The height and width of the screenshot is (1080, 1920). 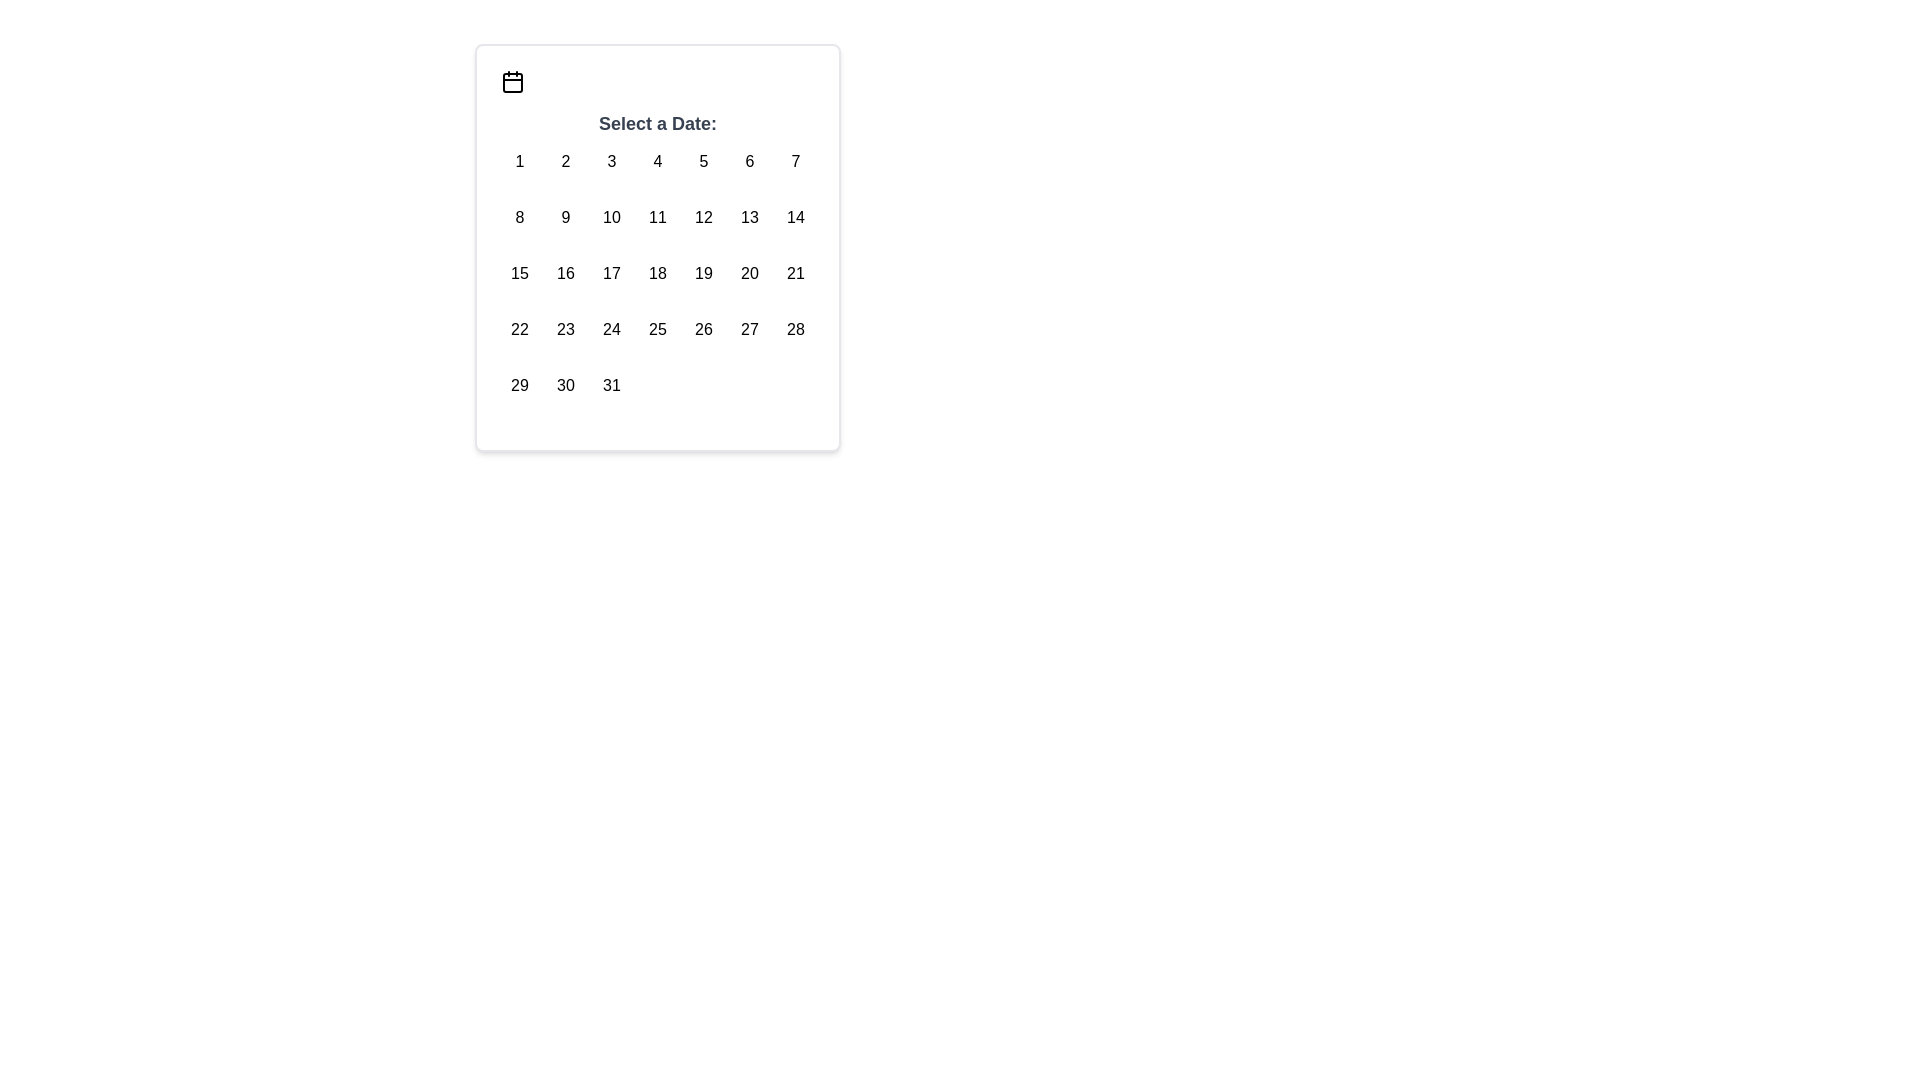 What do you see at coordinates (565, 329) in the screenshot?
I see `the Calendar day button with the number '23'` at bounding box center [565, 329].